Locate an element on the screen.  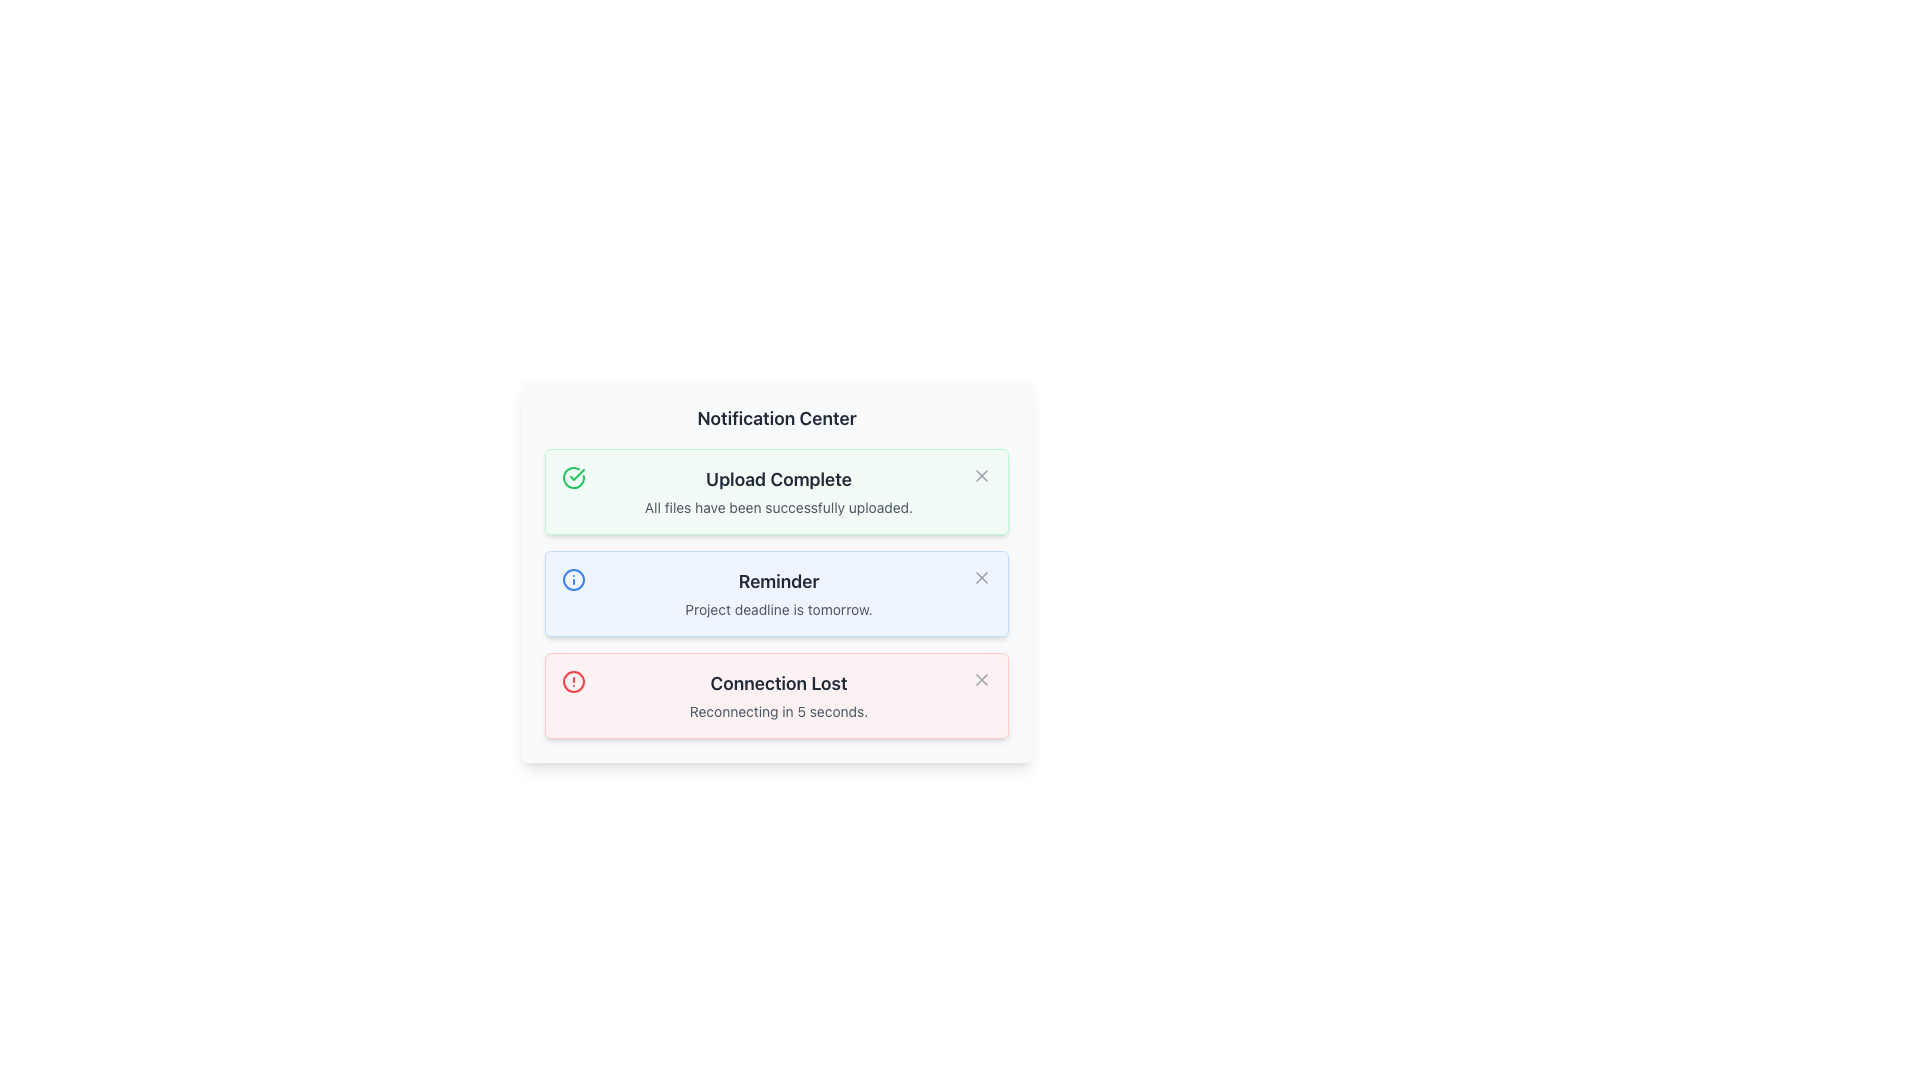
the primary title text label of the notification about a lost connection, which is located at the bottom-most position of the notification card is located at coordinates (777, 682).